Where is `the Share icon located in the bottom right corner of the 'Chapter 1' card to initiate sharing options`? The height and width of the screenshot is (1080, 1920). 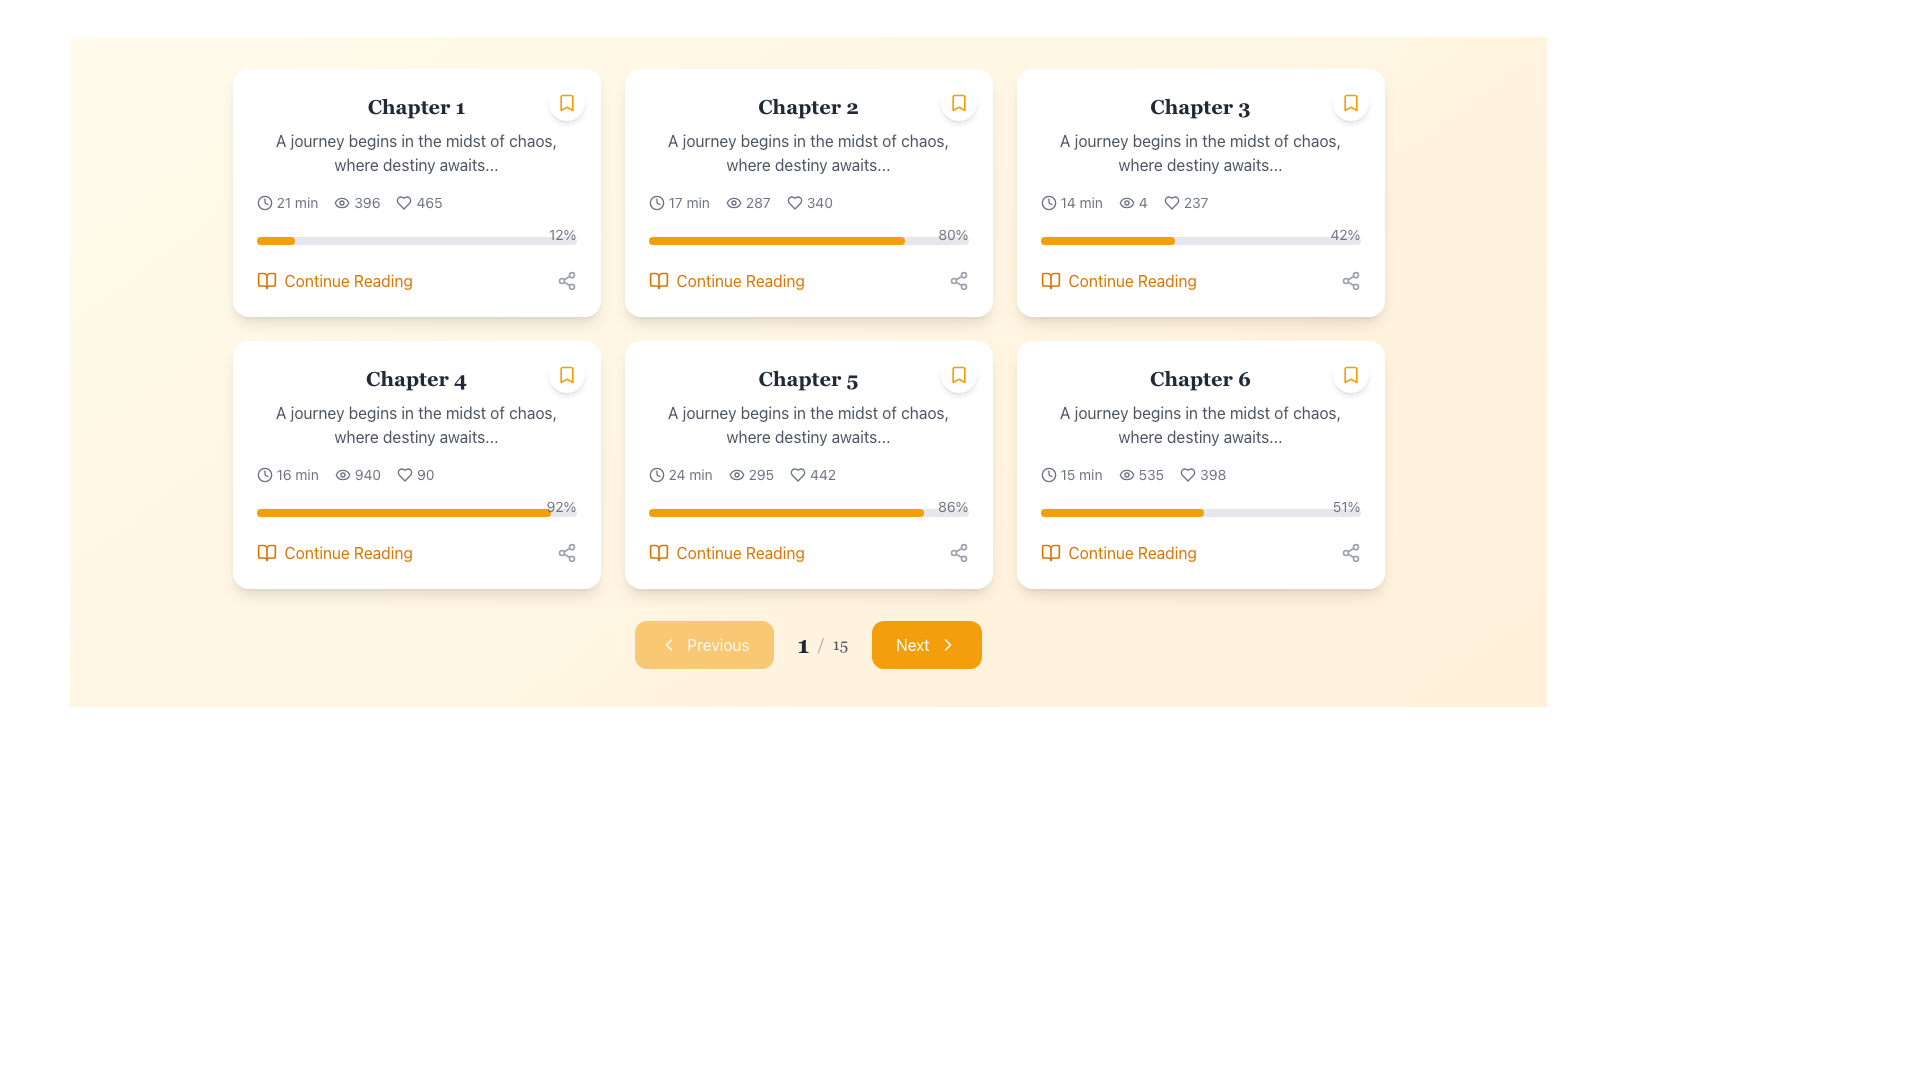
the Share icon located in the bottom right corner of the 'Chapter 1' card to initiate sharing options is located at coordinates (565, 281).